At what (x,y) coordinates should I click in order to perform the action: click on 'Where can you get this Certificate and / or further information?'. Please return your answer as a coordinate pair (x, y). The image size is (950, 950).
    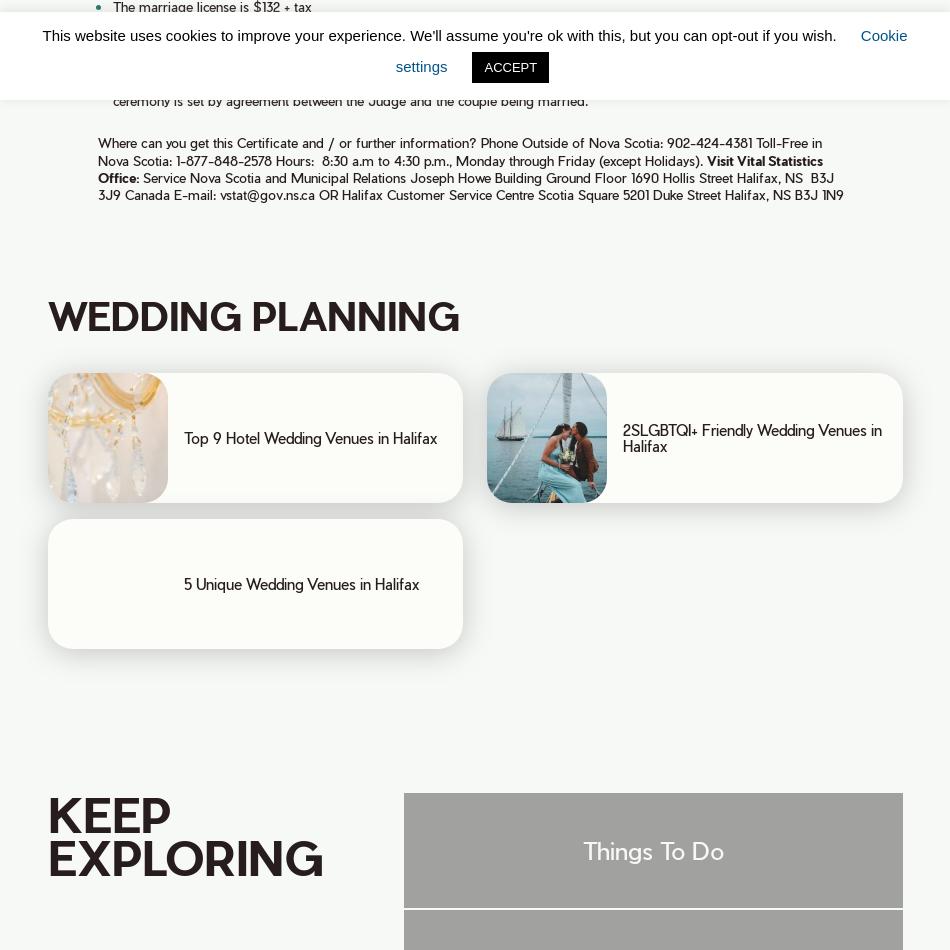
    Looking at the image, I should click on (285, 142).